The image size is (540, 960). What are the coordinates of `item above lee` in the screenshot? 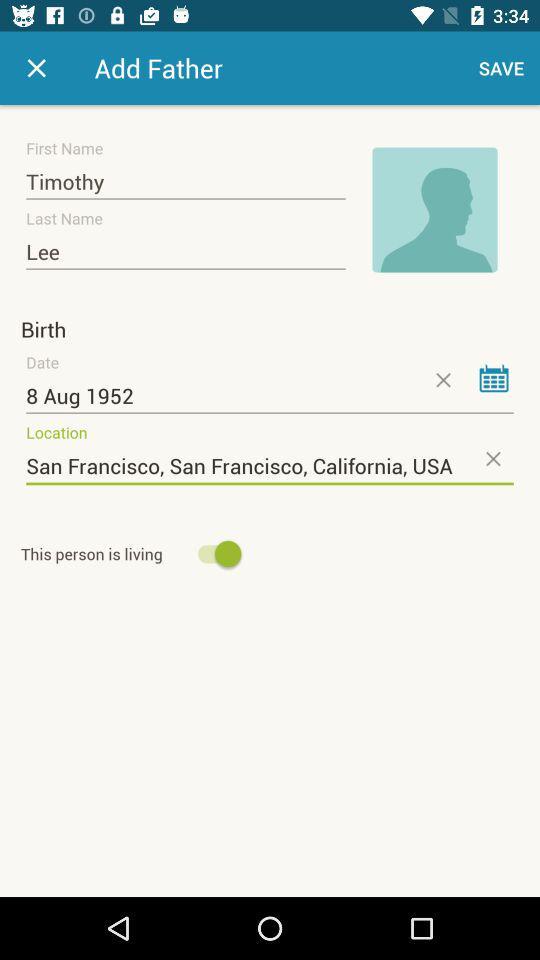 It's located at (185, 182).